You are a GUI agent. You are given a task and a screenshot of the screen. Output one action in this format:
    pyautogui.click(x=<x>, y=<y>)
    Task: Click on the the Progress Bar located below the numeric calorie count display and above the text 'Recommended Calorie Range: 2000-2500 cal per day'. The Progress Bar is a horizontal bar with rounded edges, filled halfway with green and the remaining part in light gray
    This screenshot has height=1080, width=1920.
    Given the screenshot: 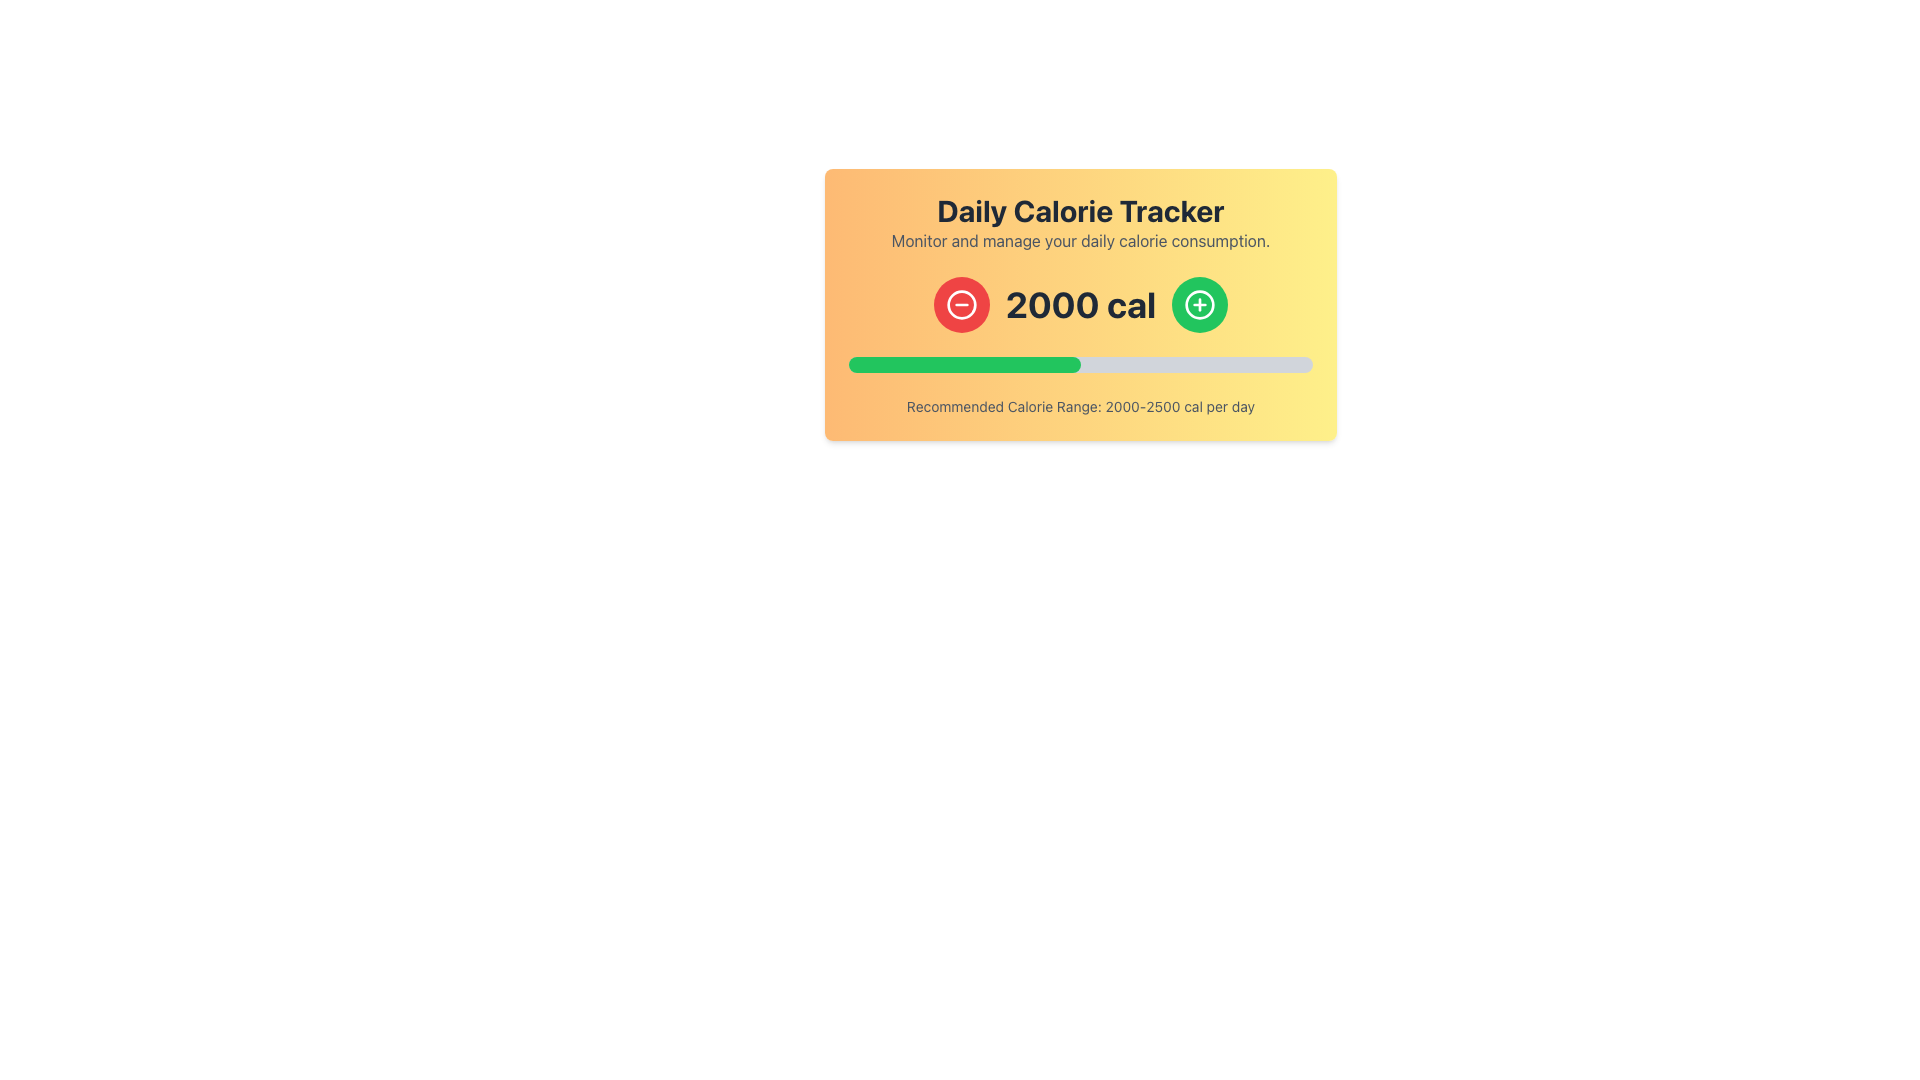 What is the action you would take?
    pyautogui.click(x=1079, y=365)
    